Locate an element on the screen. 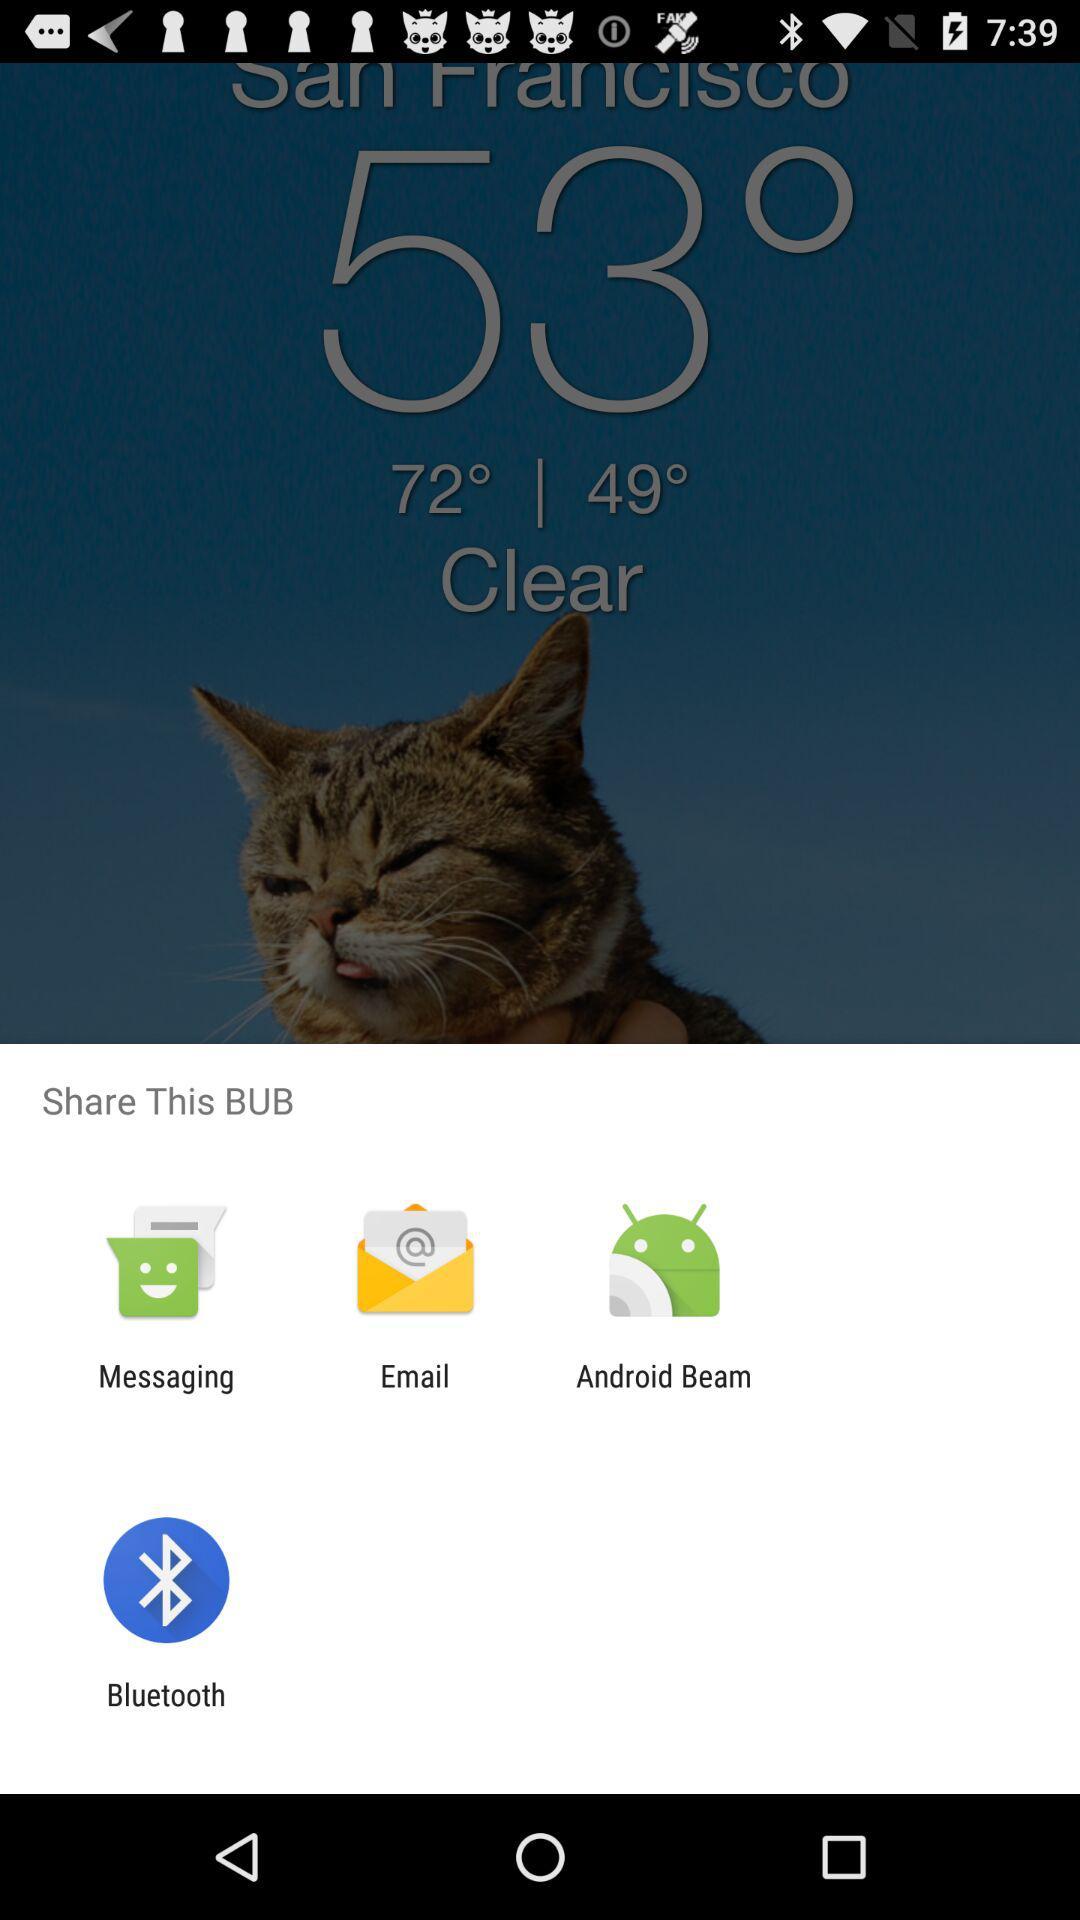 Image resolution: width=1080 pixels, height=1920 pixels. the icon to the right of email icon is located at coordinates (664, 1392).